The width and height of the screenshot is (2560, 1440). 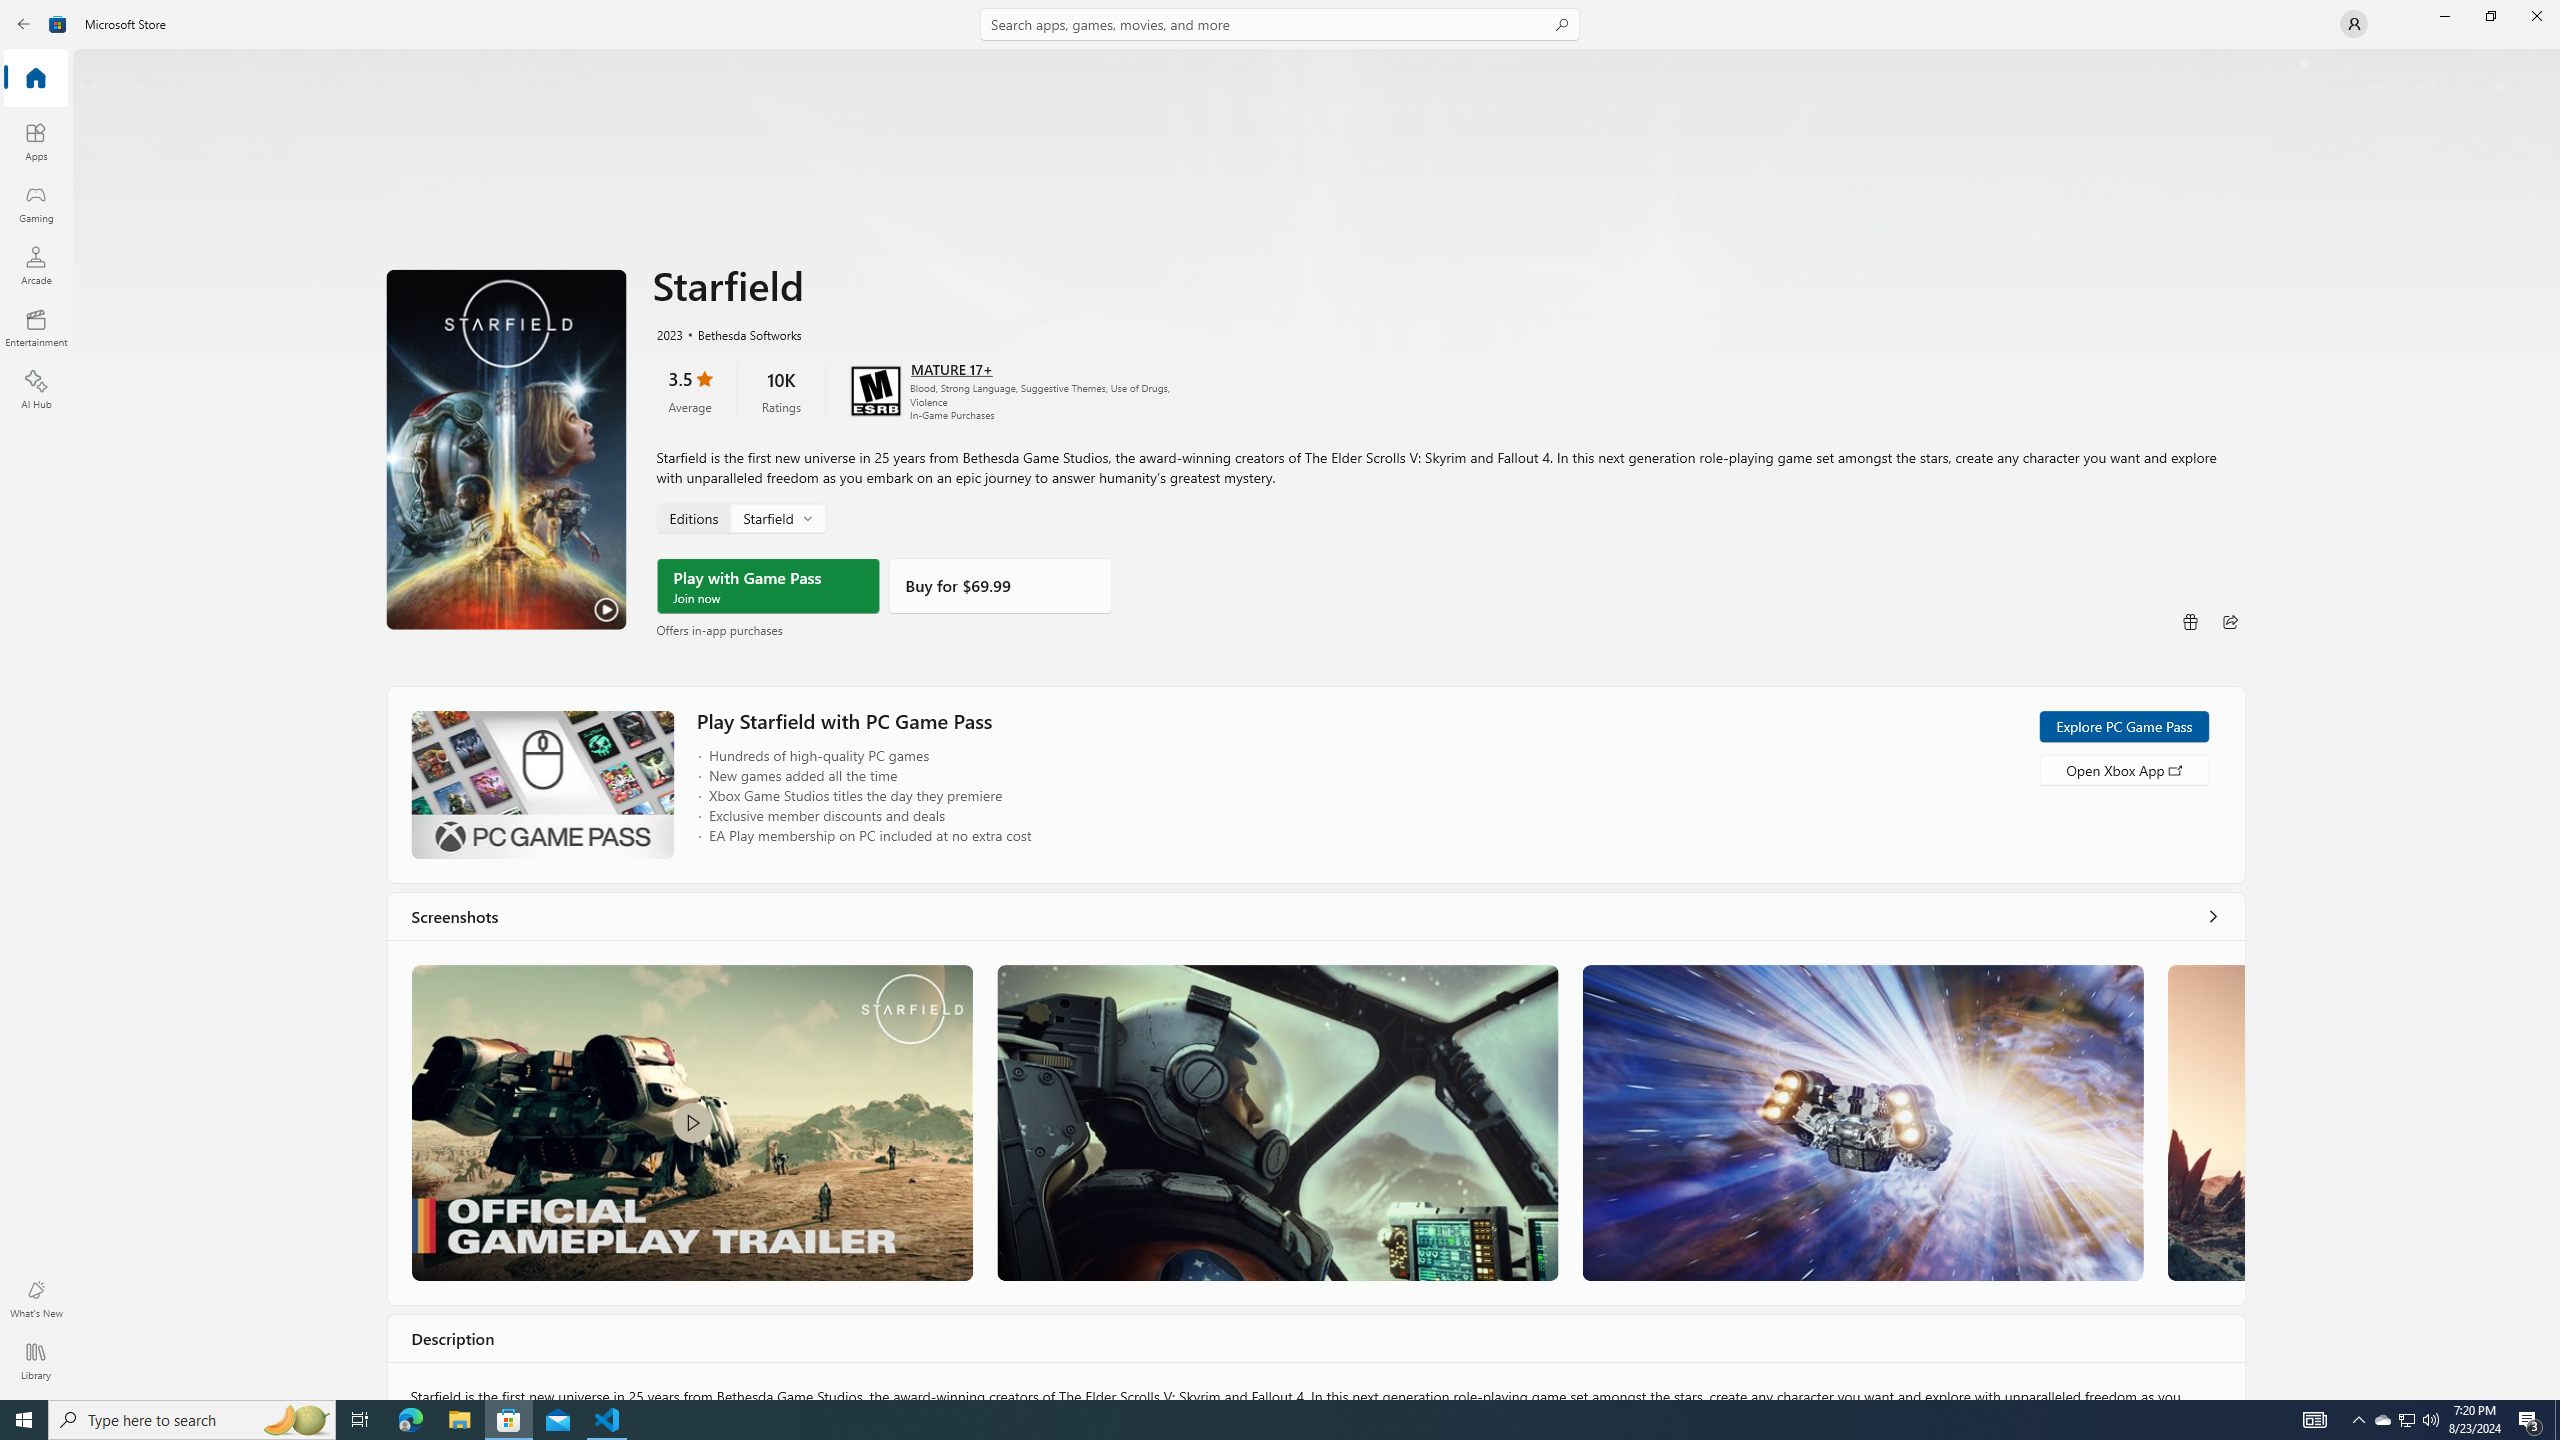 What do you see at coordinates (34, 388) in the screenshot?
I see `'AI Hub'` at bounding box center [34, 388].